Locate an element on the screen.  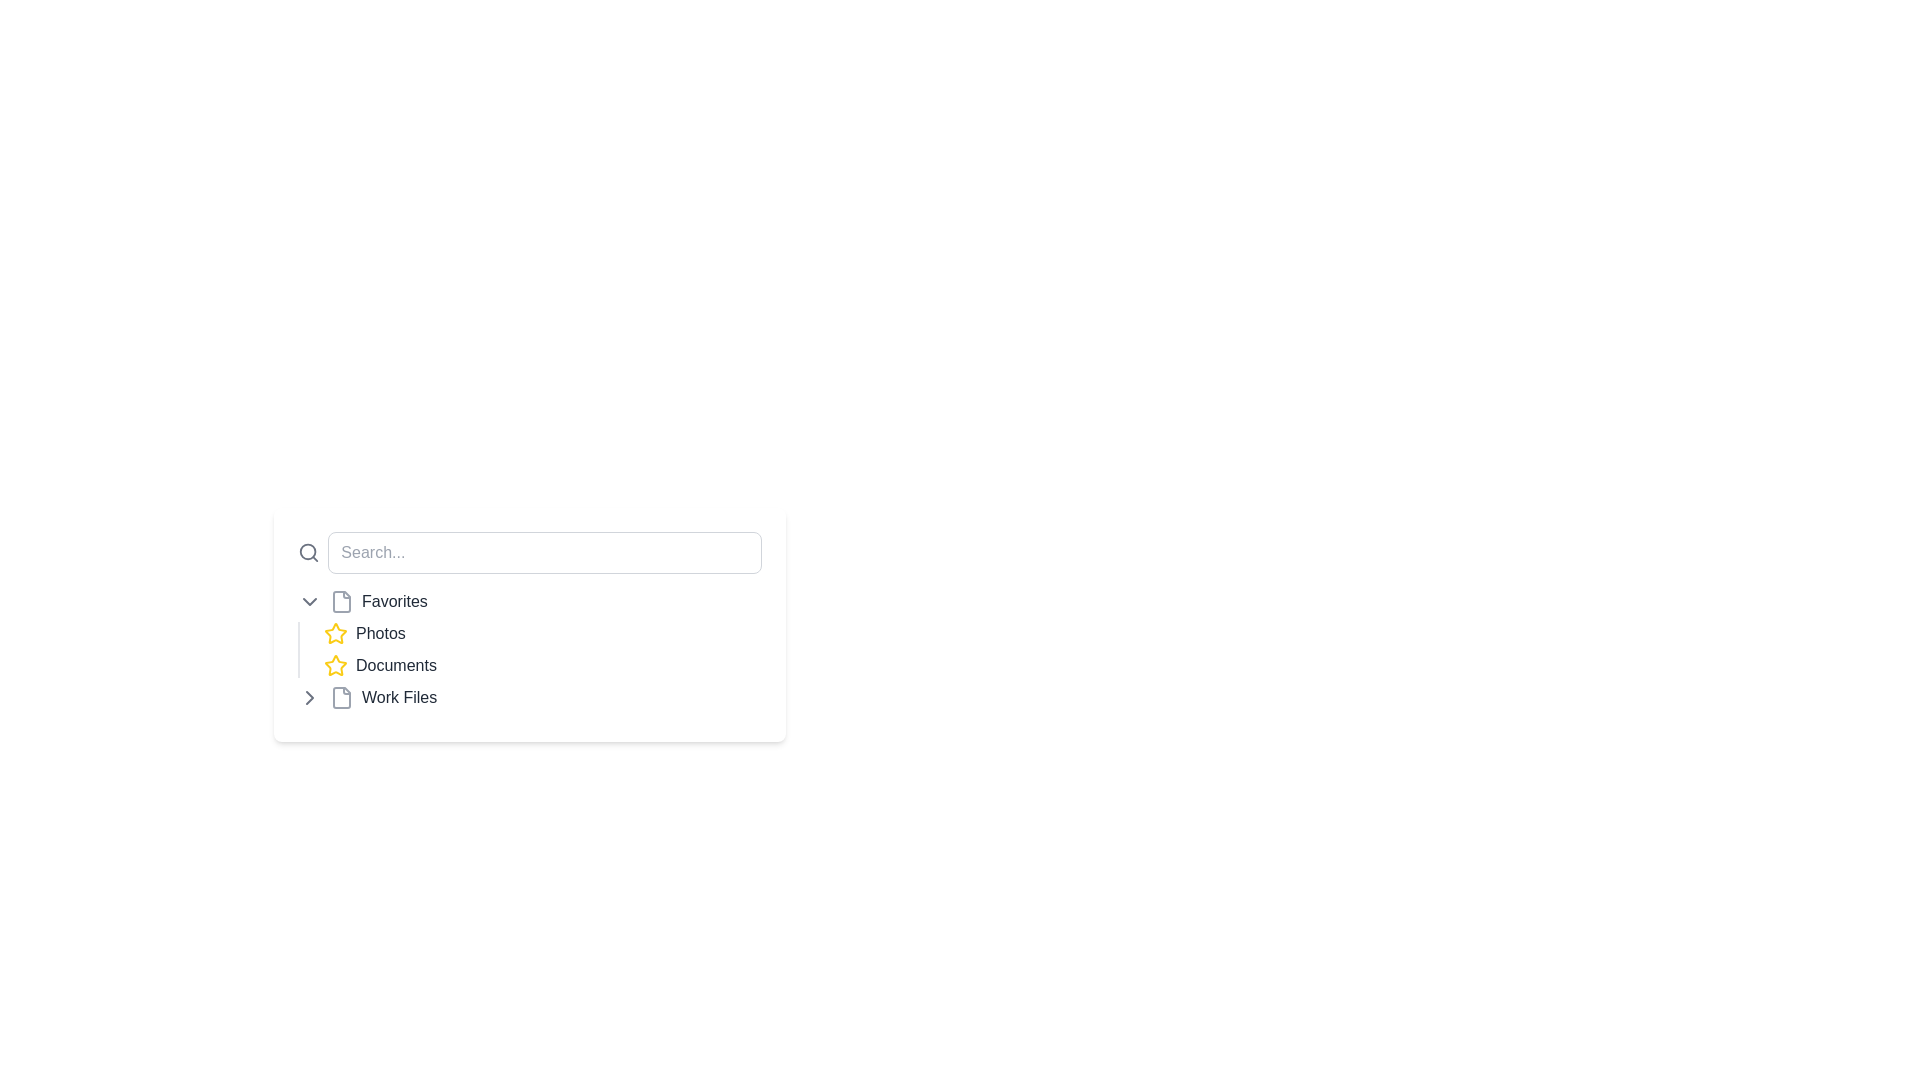
the gray document icon located in the navigation menu under the 'Favorites' label, positioned to the left of the 'Favorites' text is located at coordinates (341, 600).